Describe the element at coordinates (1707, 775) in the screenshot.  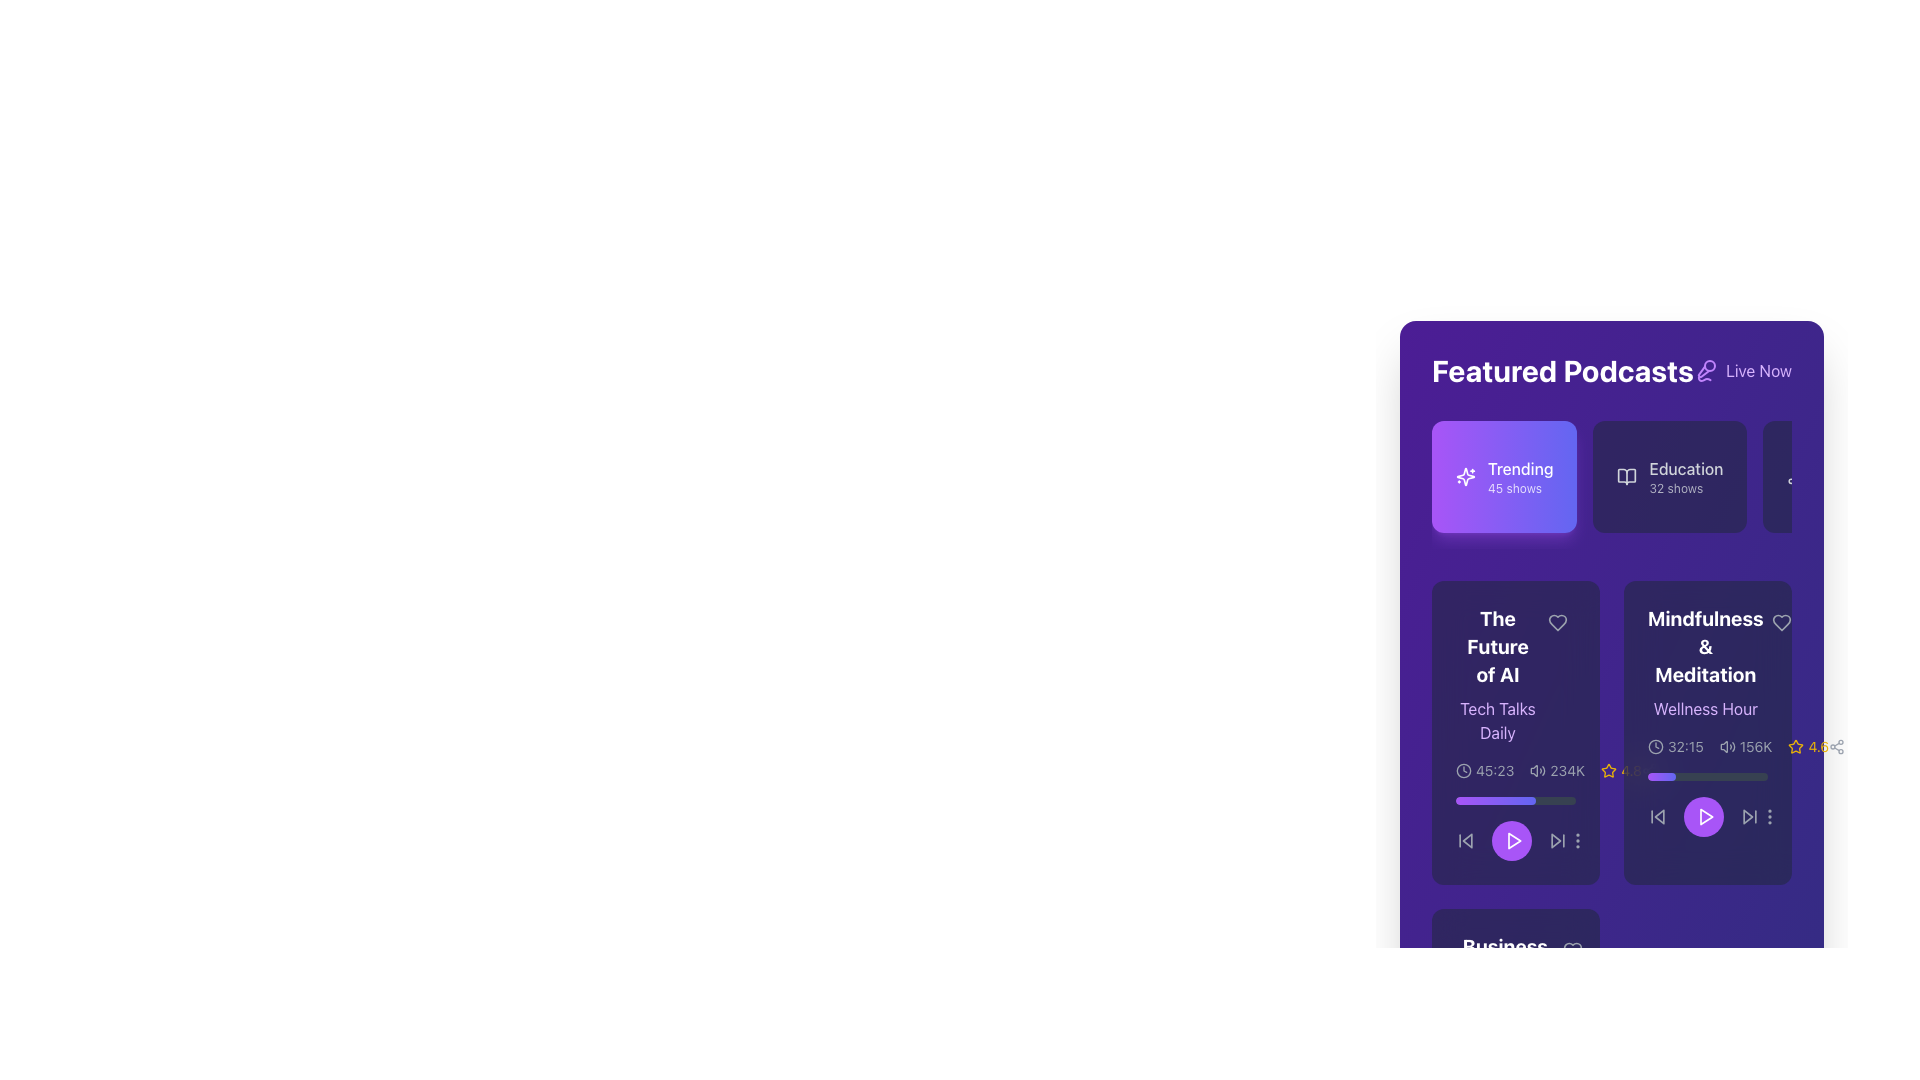
I see `the thin rectangular progress bar with rounded edges and a gray background located in the 'Mindfulness & Meditation' section, beneath the podcast title, to change the progress` at that location.